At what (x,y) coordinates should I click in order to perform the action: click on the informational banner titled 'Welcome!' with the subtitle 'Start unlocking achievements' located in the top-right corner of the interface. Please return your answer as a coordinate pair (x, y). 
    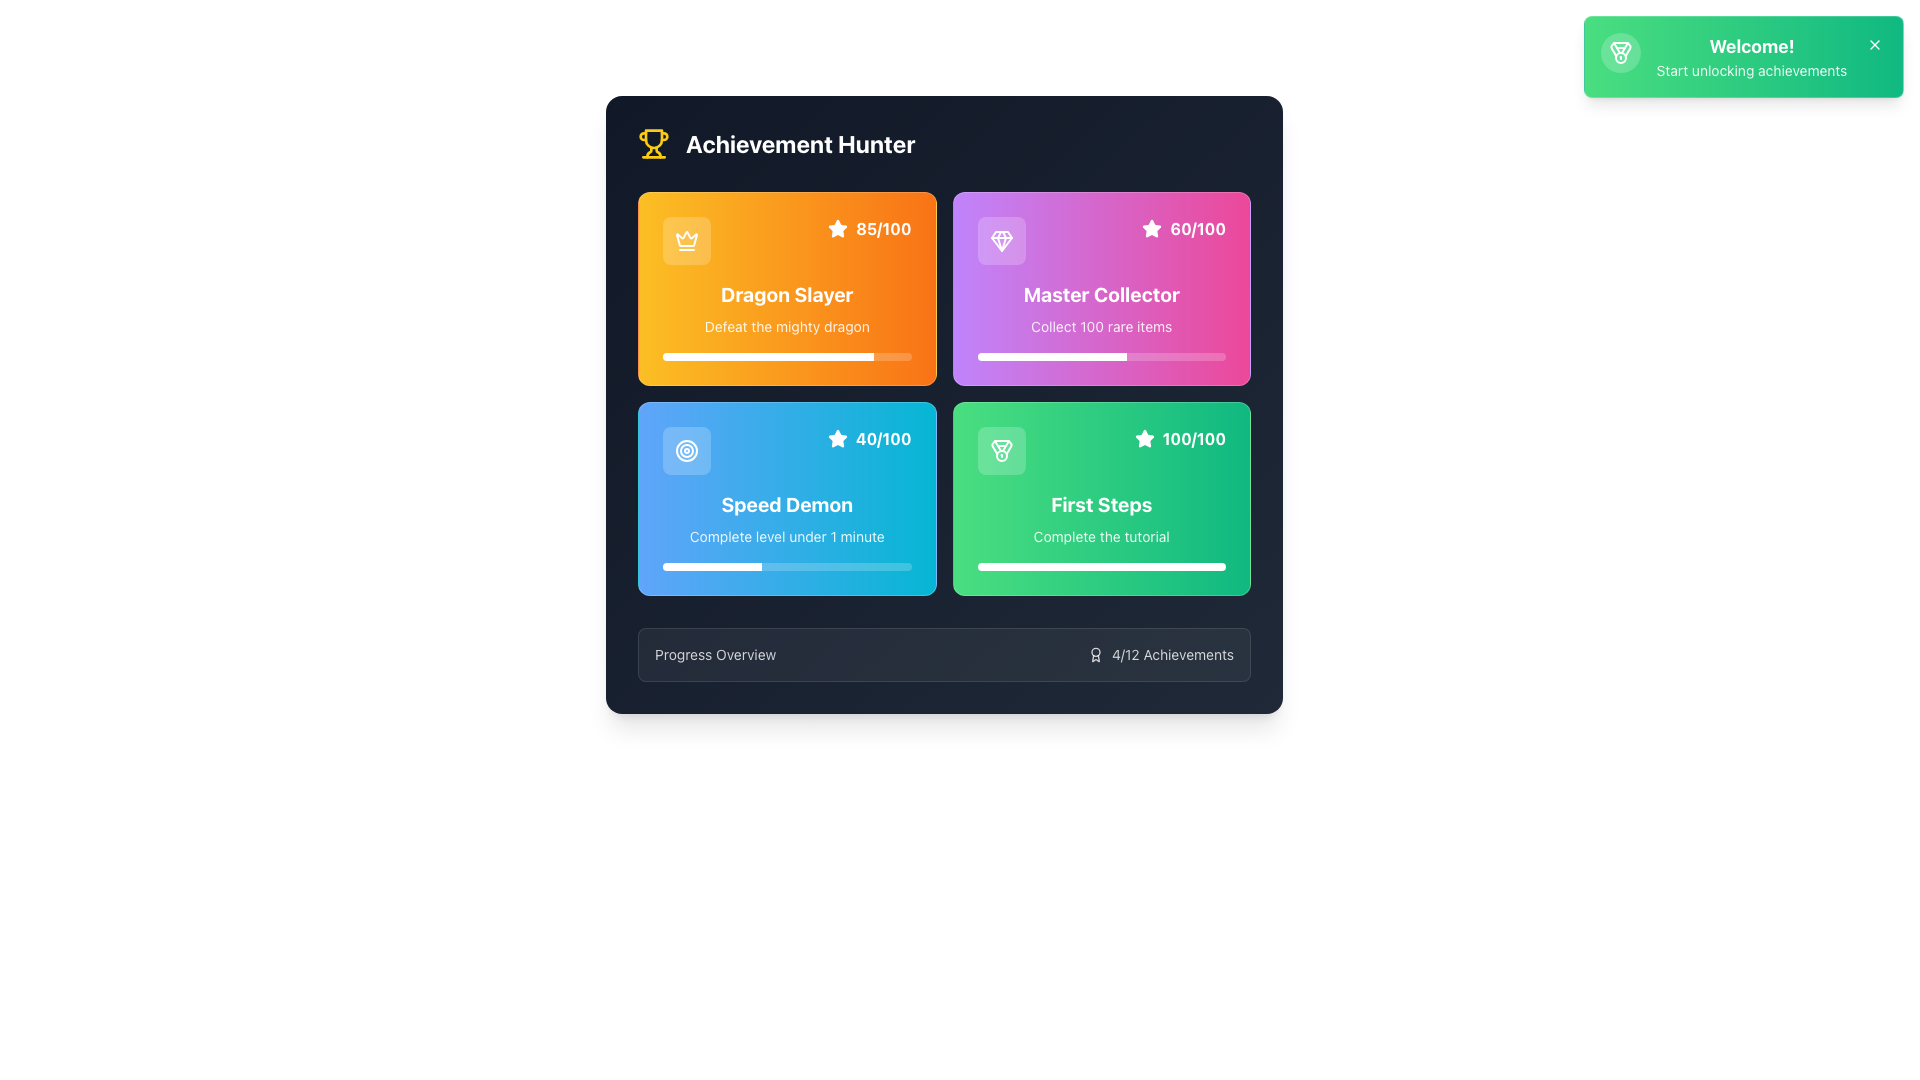
    Looking at the image, I should click on (1742, 56).